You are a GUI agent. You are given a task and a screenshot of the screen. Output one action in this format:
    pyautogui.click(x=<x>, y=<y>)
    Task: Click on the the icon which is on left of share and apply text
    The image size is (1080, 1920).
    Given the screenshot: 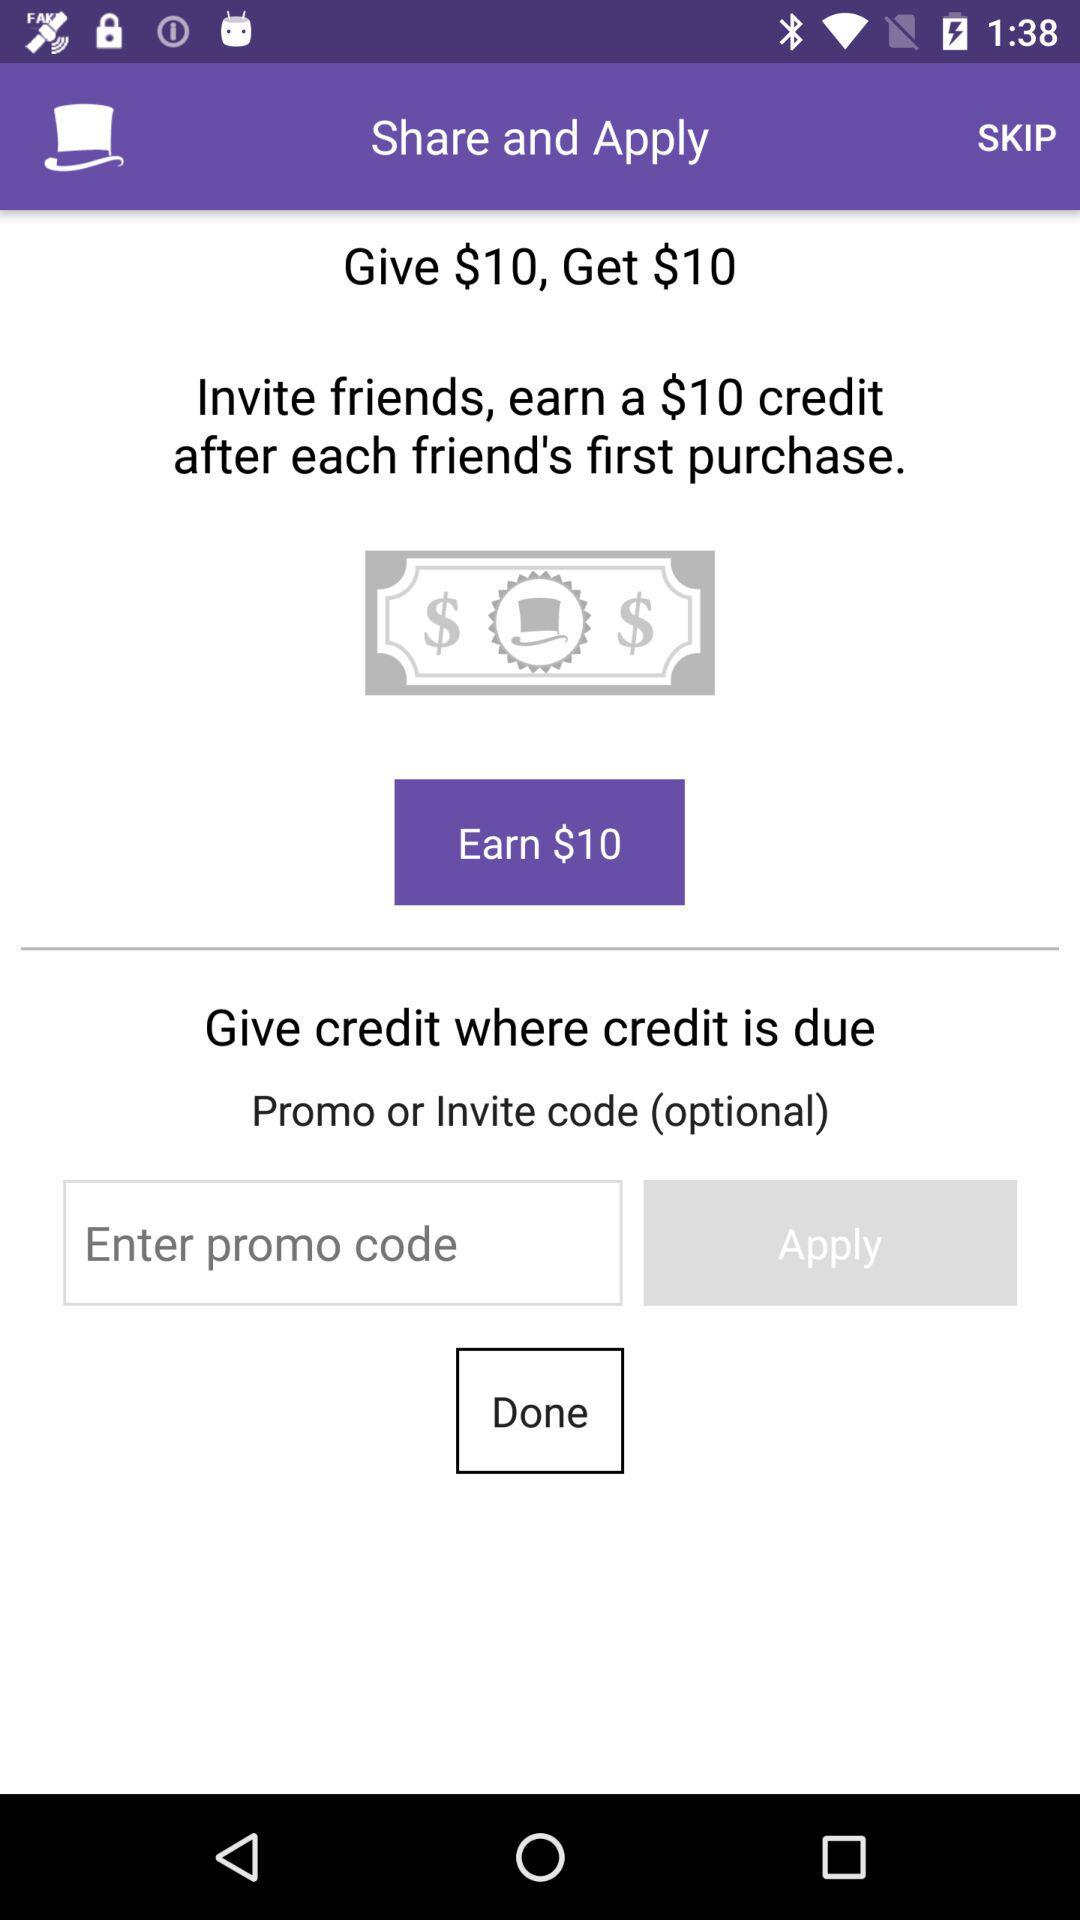 What is the action you would take?
    pyautogui.click(x=83, y=136)
    